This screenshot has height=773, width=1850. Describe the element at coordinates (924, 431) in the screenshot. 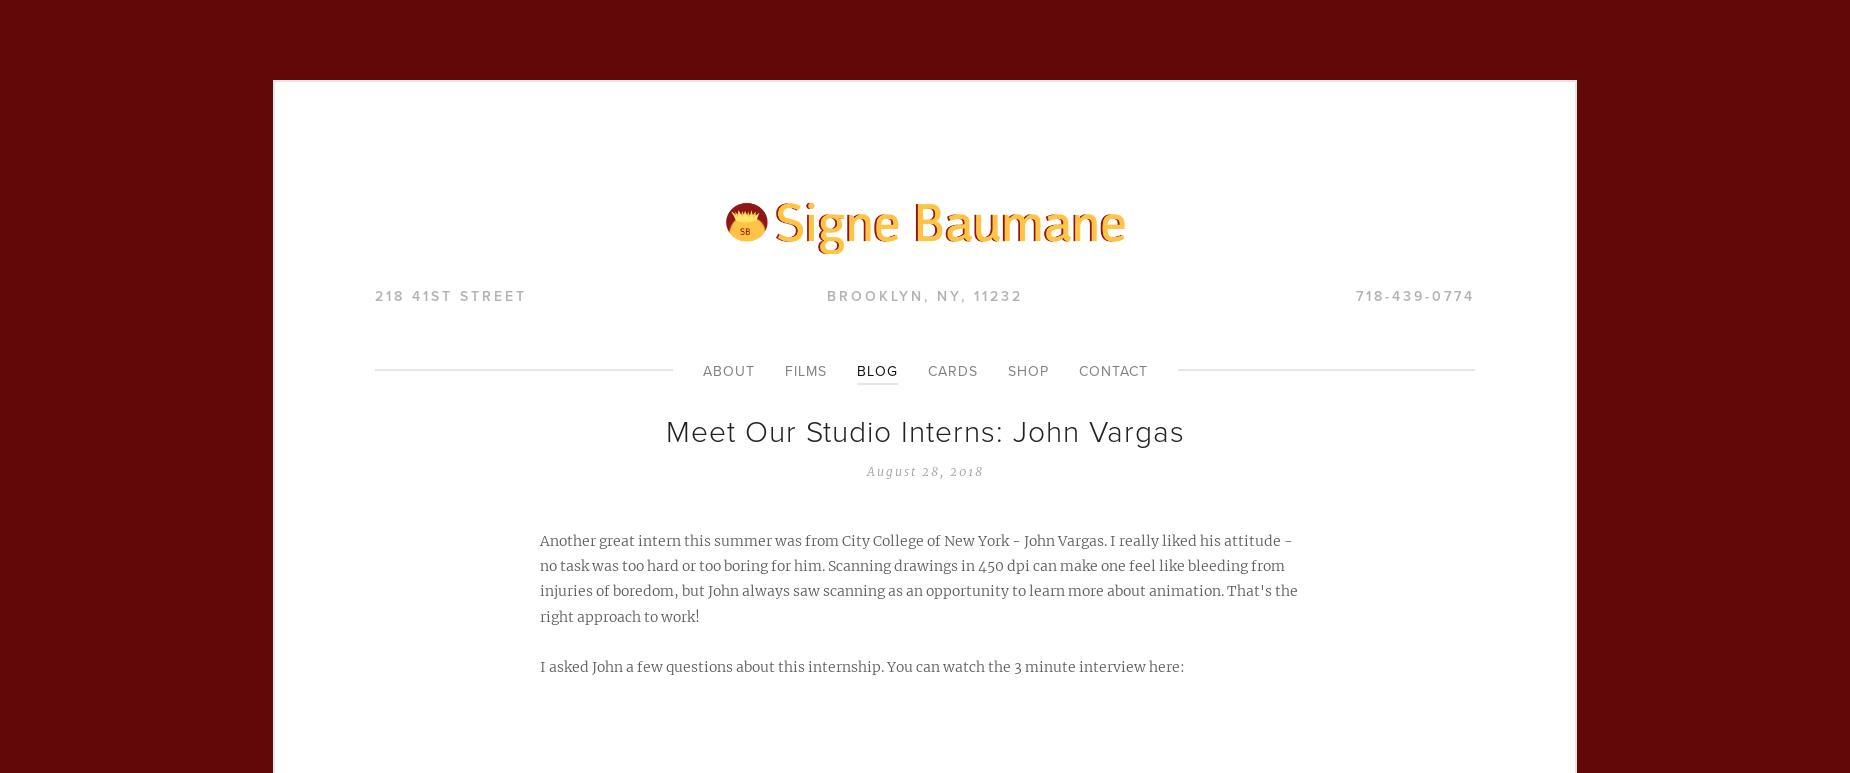

I see `'Meet Our Studio Interns: John Vargas'` at that location.